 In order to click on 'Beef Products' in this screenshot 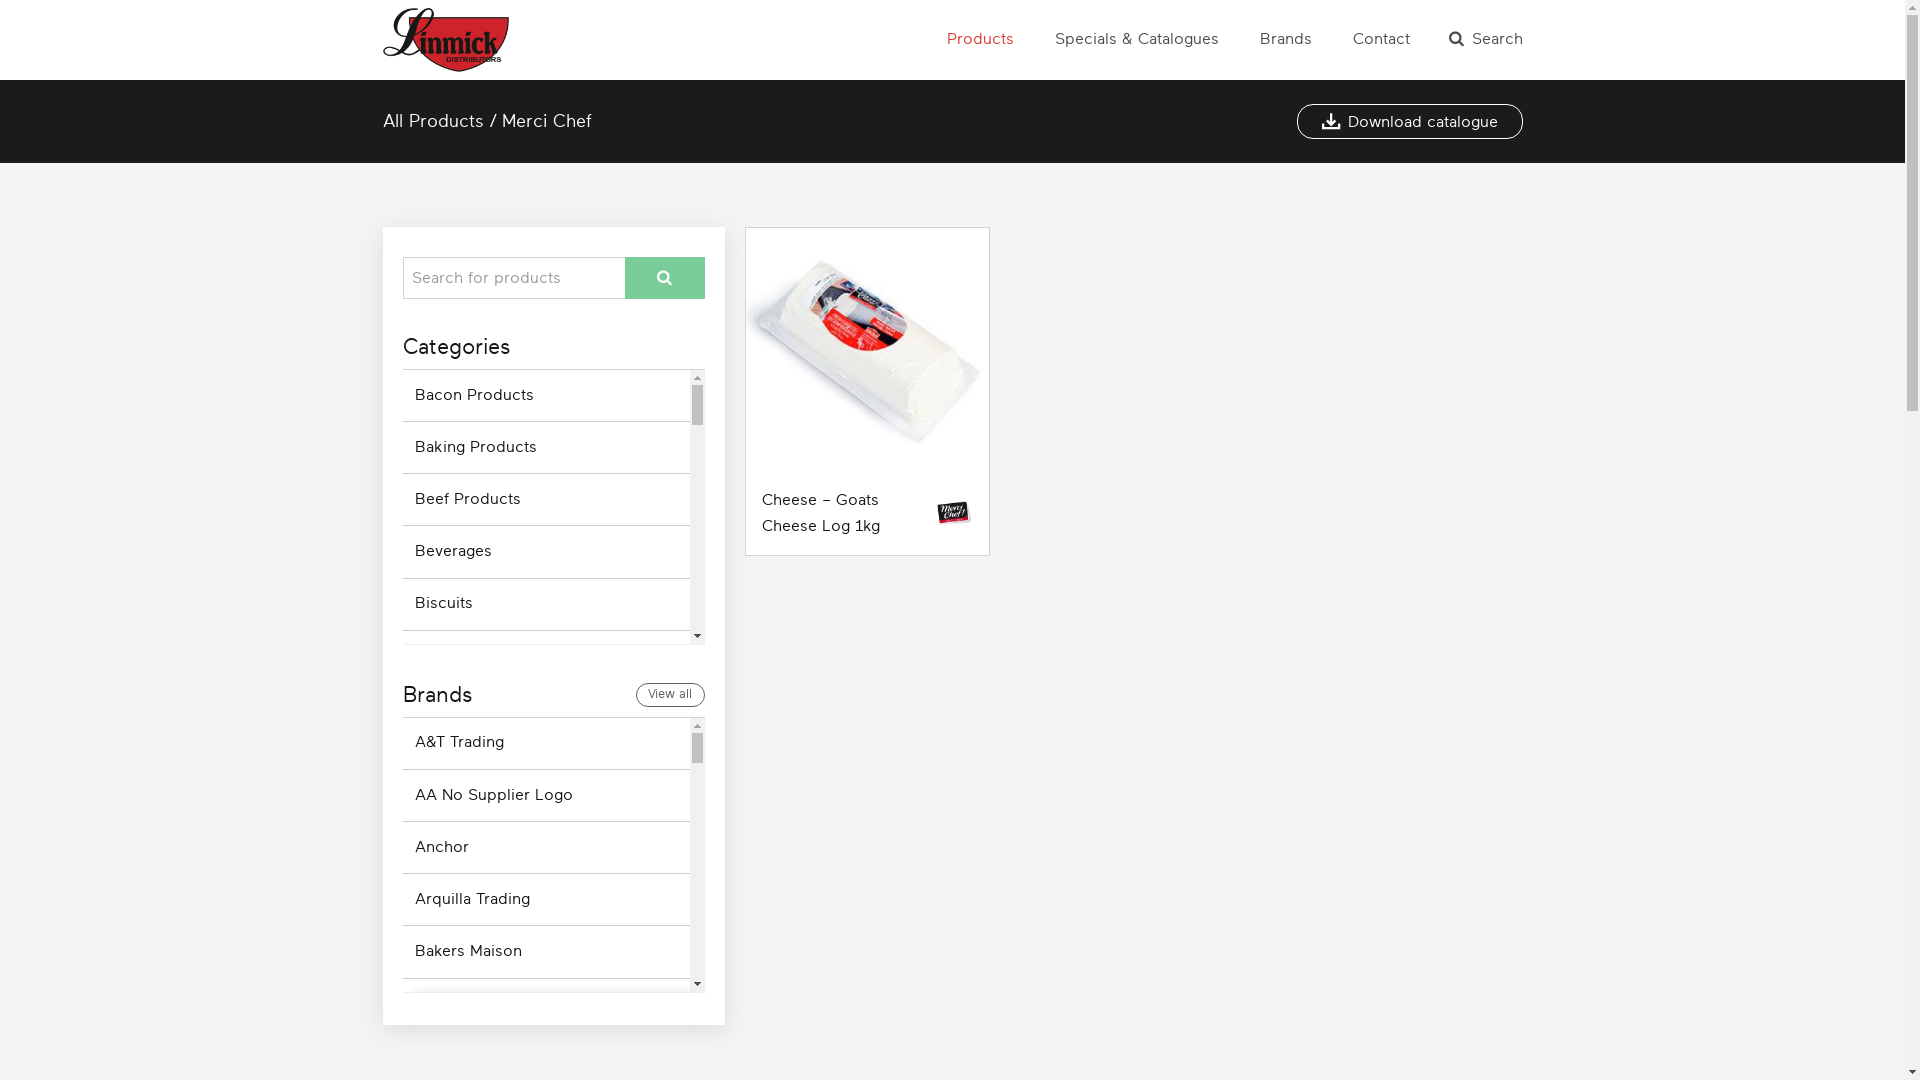, I will do `click(545, 498)`.